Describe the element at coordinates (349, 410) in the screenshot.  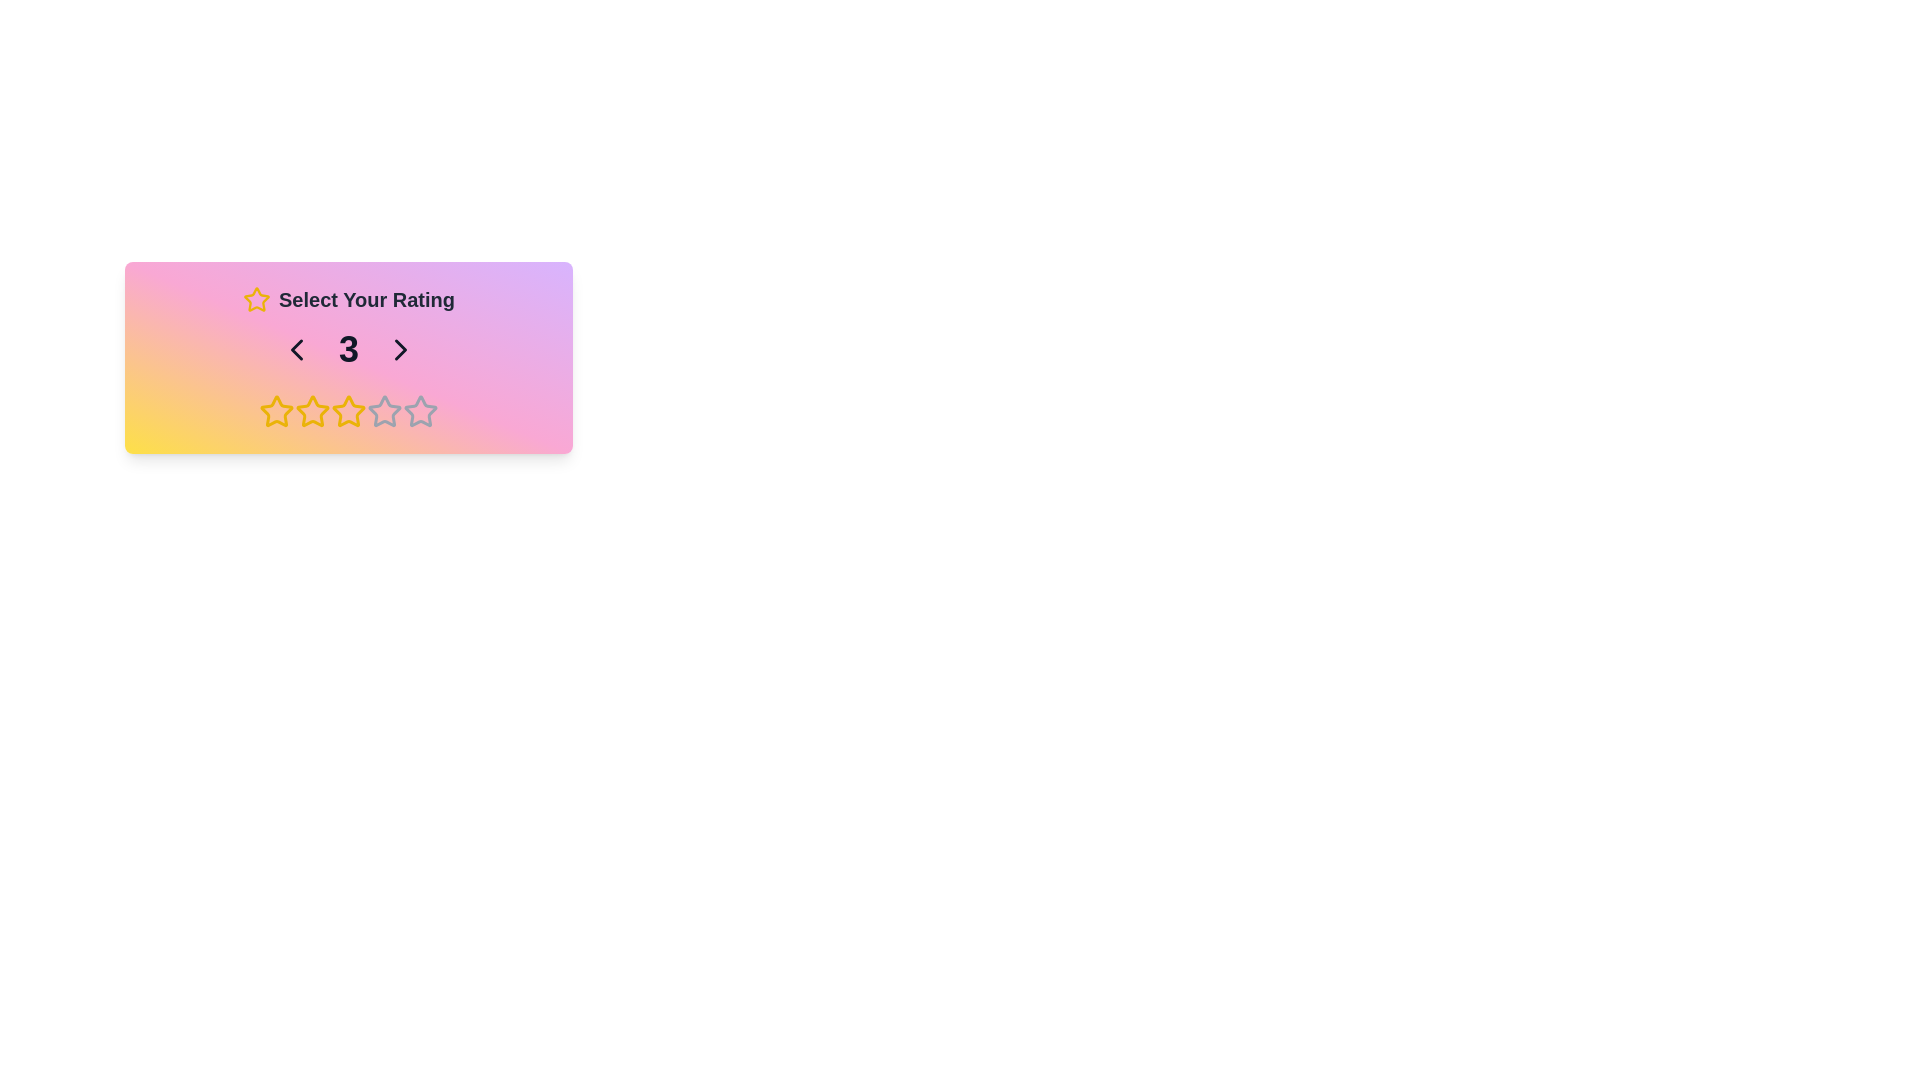
I see `the selected yellow star icon, which is the third in a row of five stars` at that location.